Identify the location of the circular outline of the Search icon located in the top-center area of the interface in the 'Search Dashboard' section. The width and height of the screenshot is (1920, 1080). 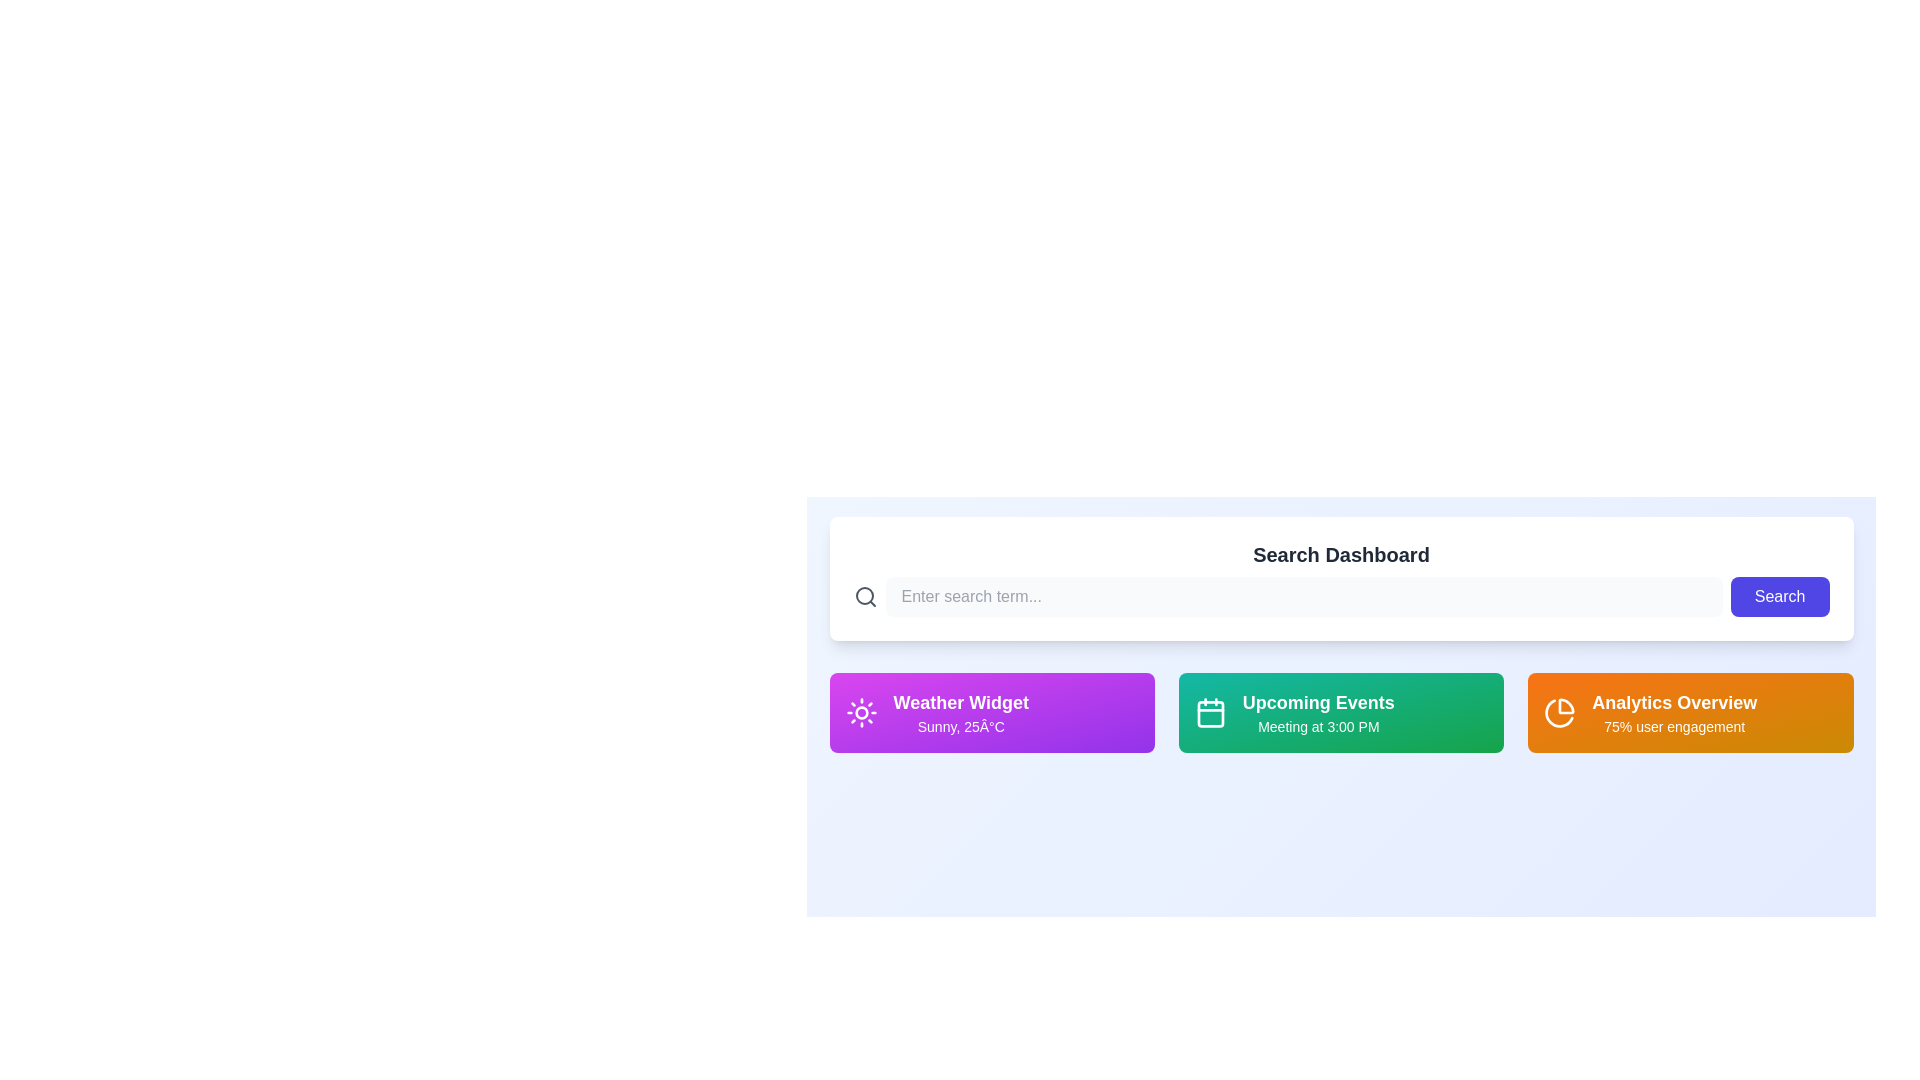
(864, 595).